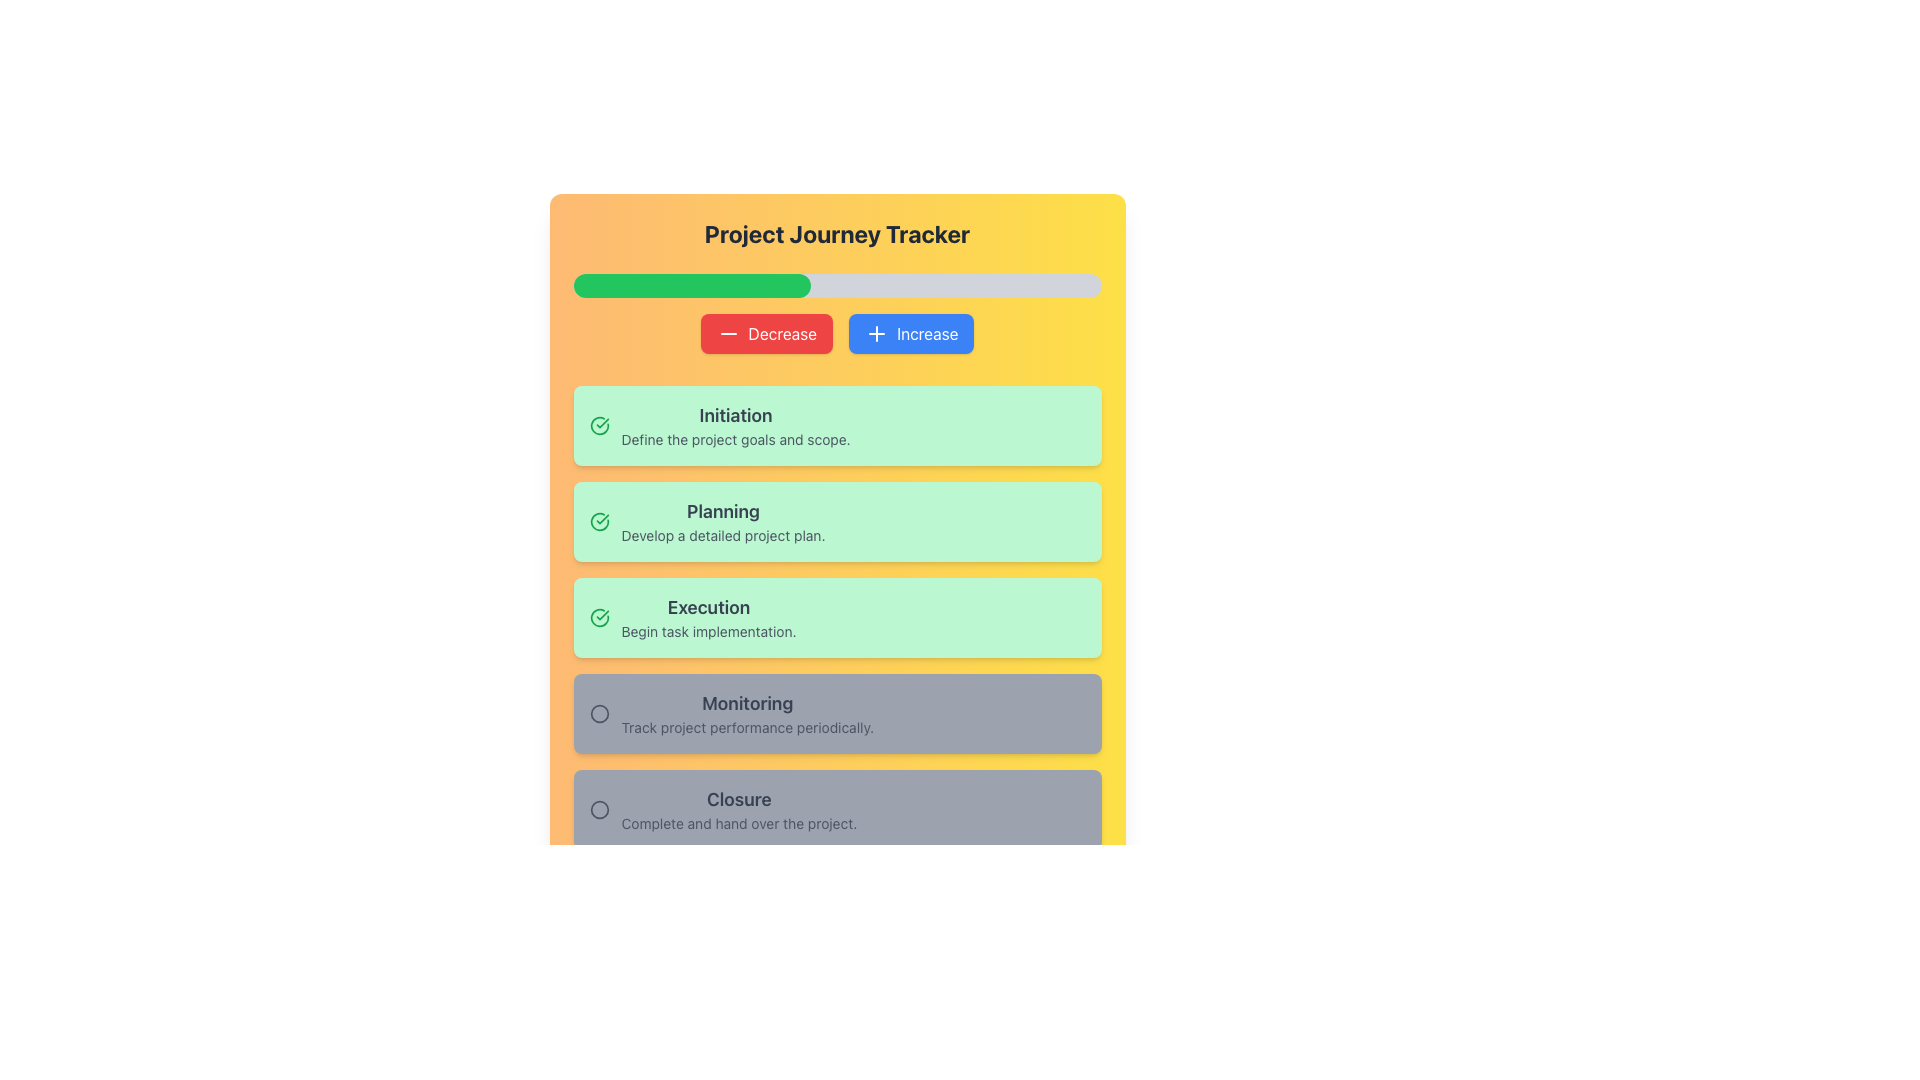  I want to click on the left button of the Button Group, which is used to decrease the value, located below the progress bar and above the list of steps, so click(837, 333).